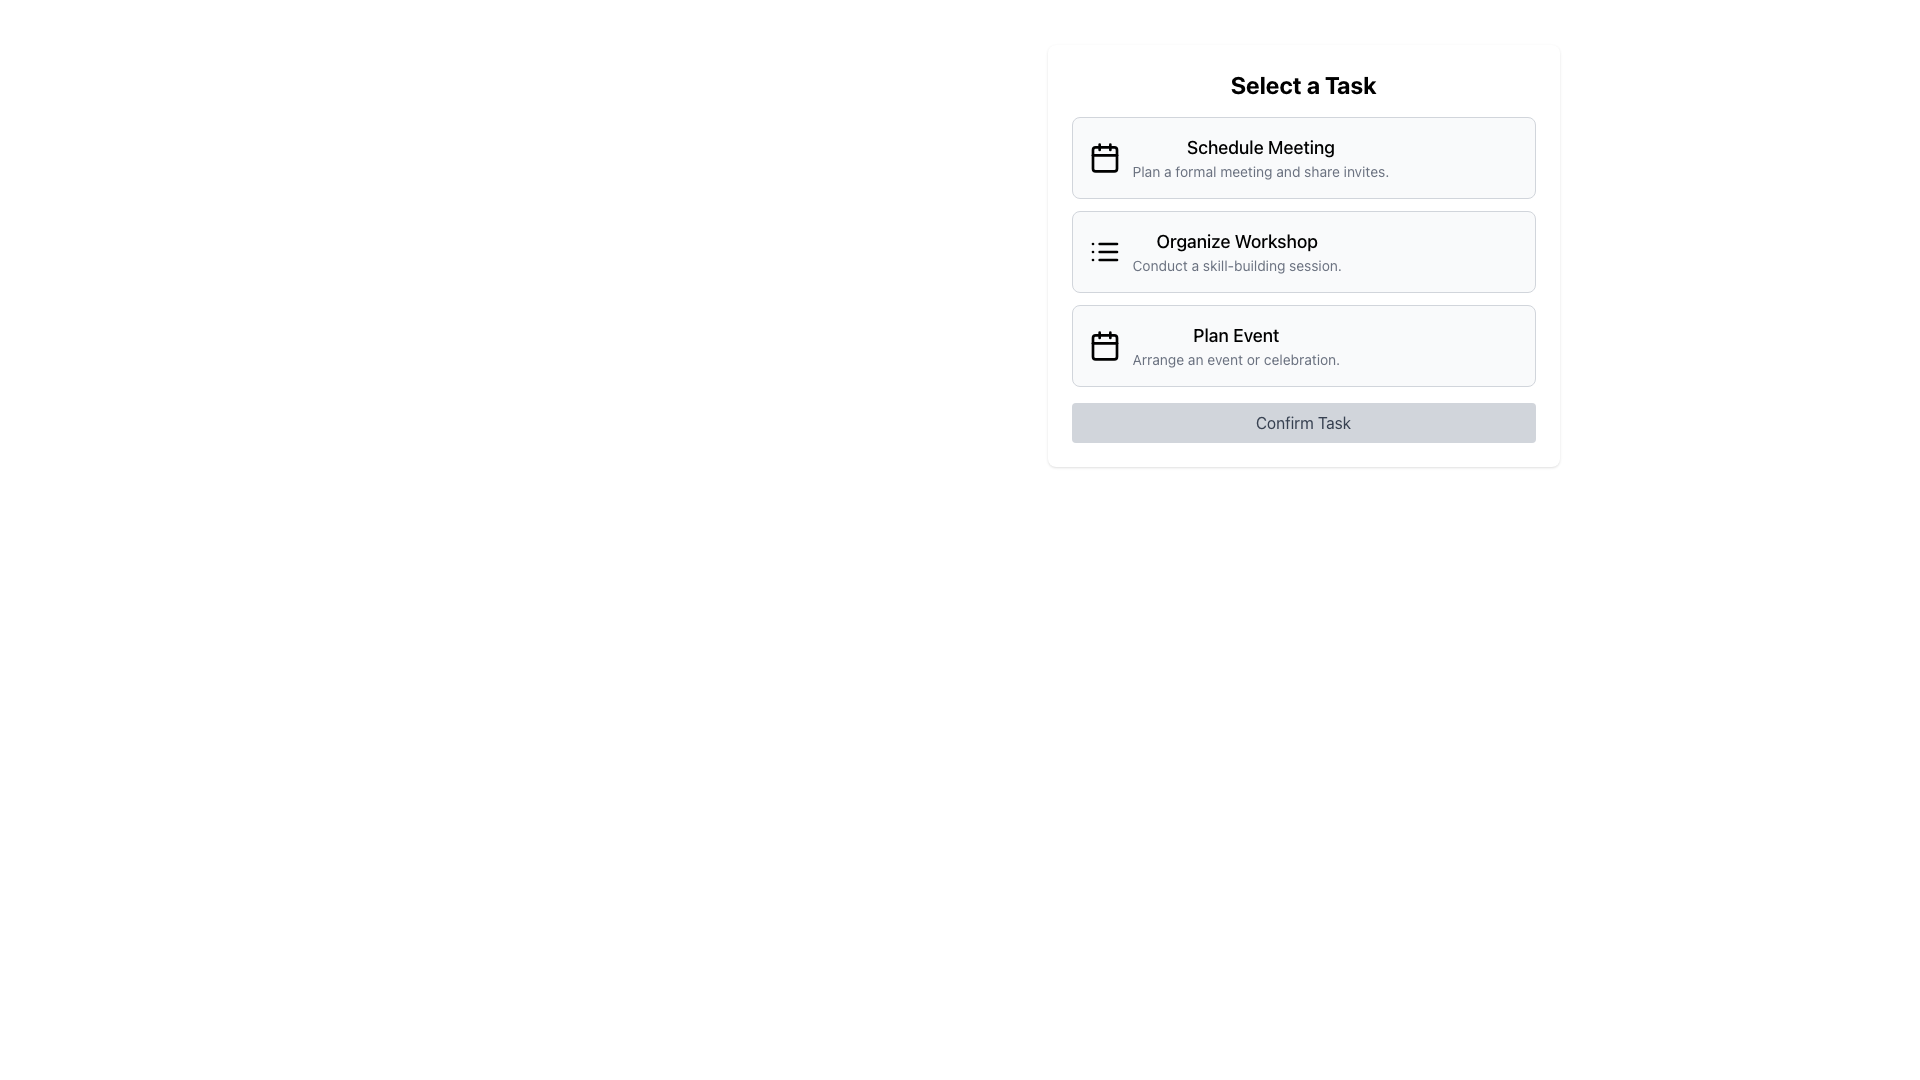  Describe the element at coordinates (1259, 157) in the screenshot. I see `the 'Schedule Meeting' text block, which includes a bold title and a smaller description` at that location.